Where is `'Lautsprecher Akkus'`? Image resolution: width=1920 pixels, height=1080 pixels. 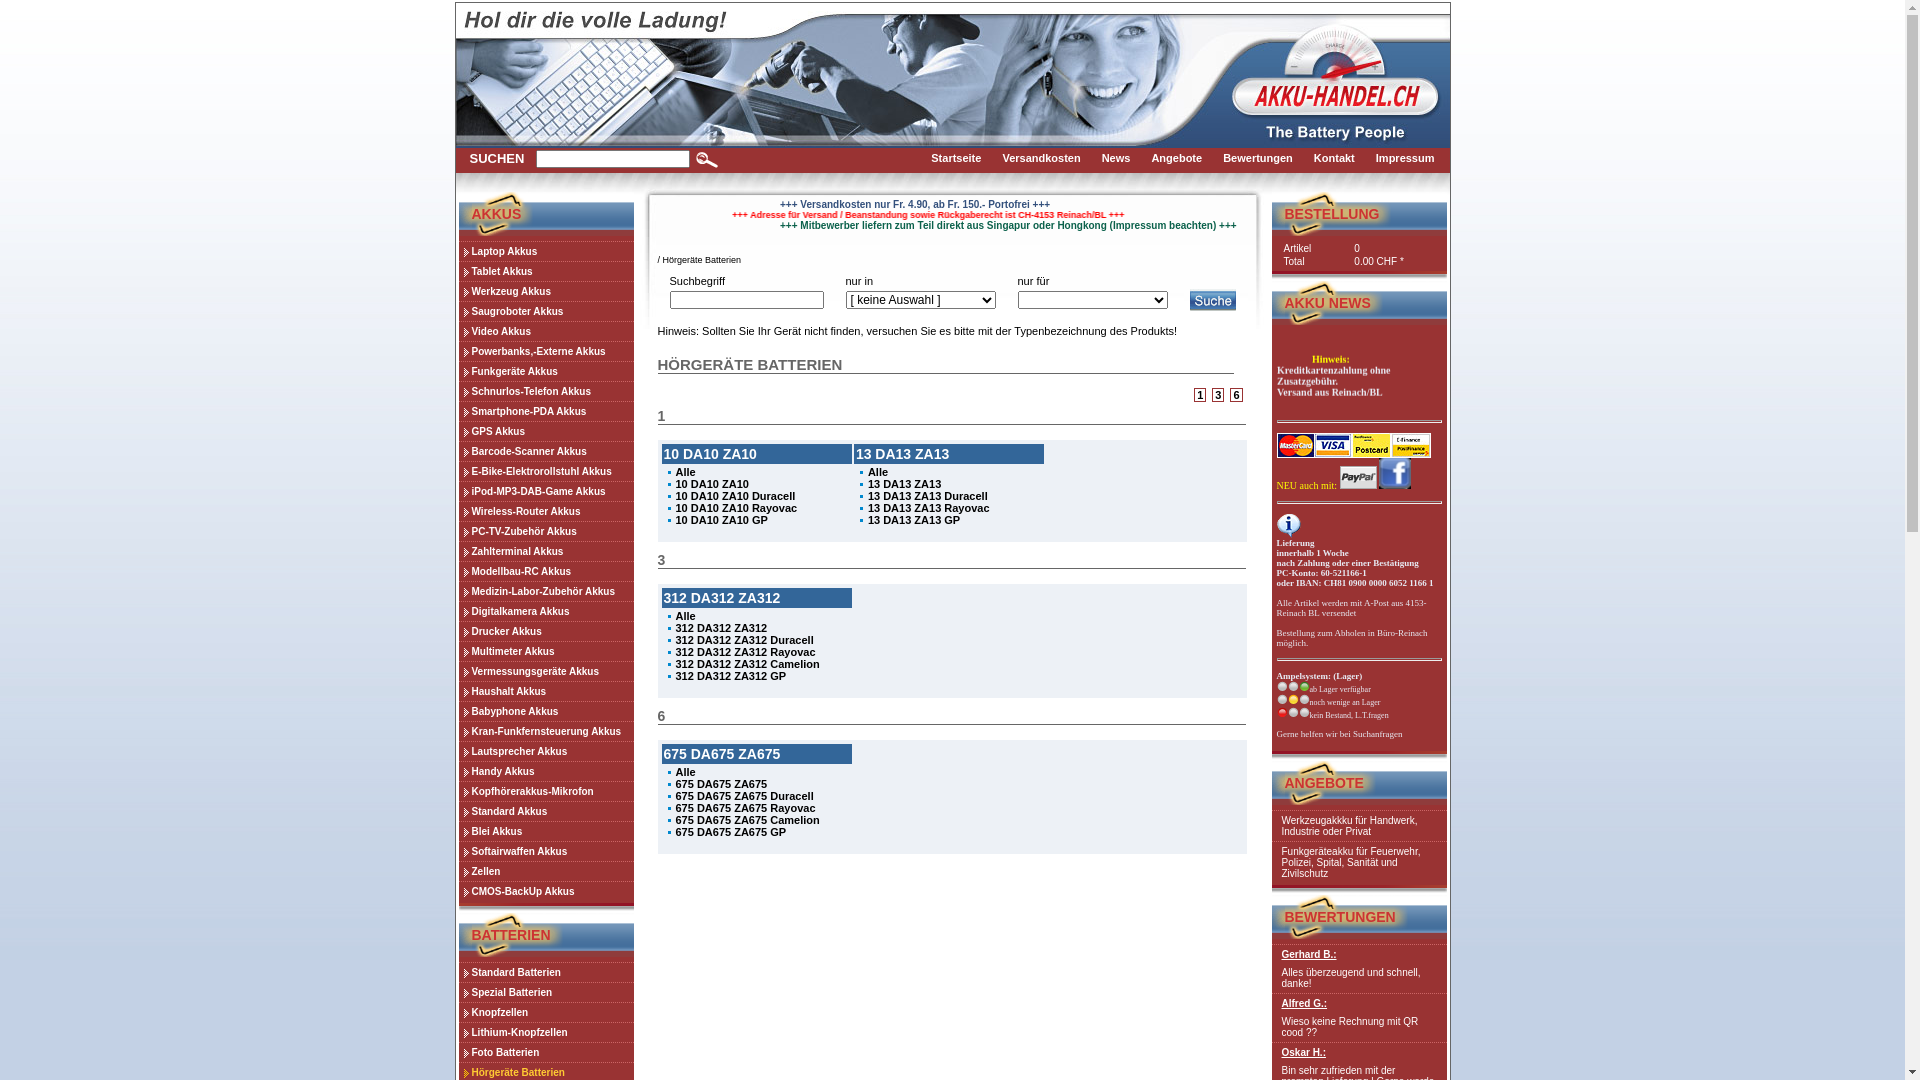 'Lautsprecher Akkus' is located at coordinates (545, 751).